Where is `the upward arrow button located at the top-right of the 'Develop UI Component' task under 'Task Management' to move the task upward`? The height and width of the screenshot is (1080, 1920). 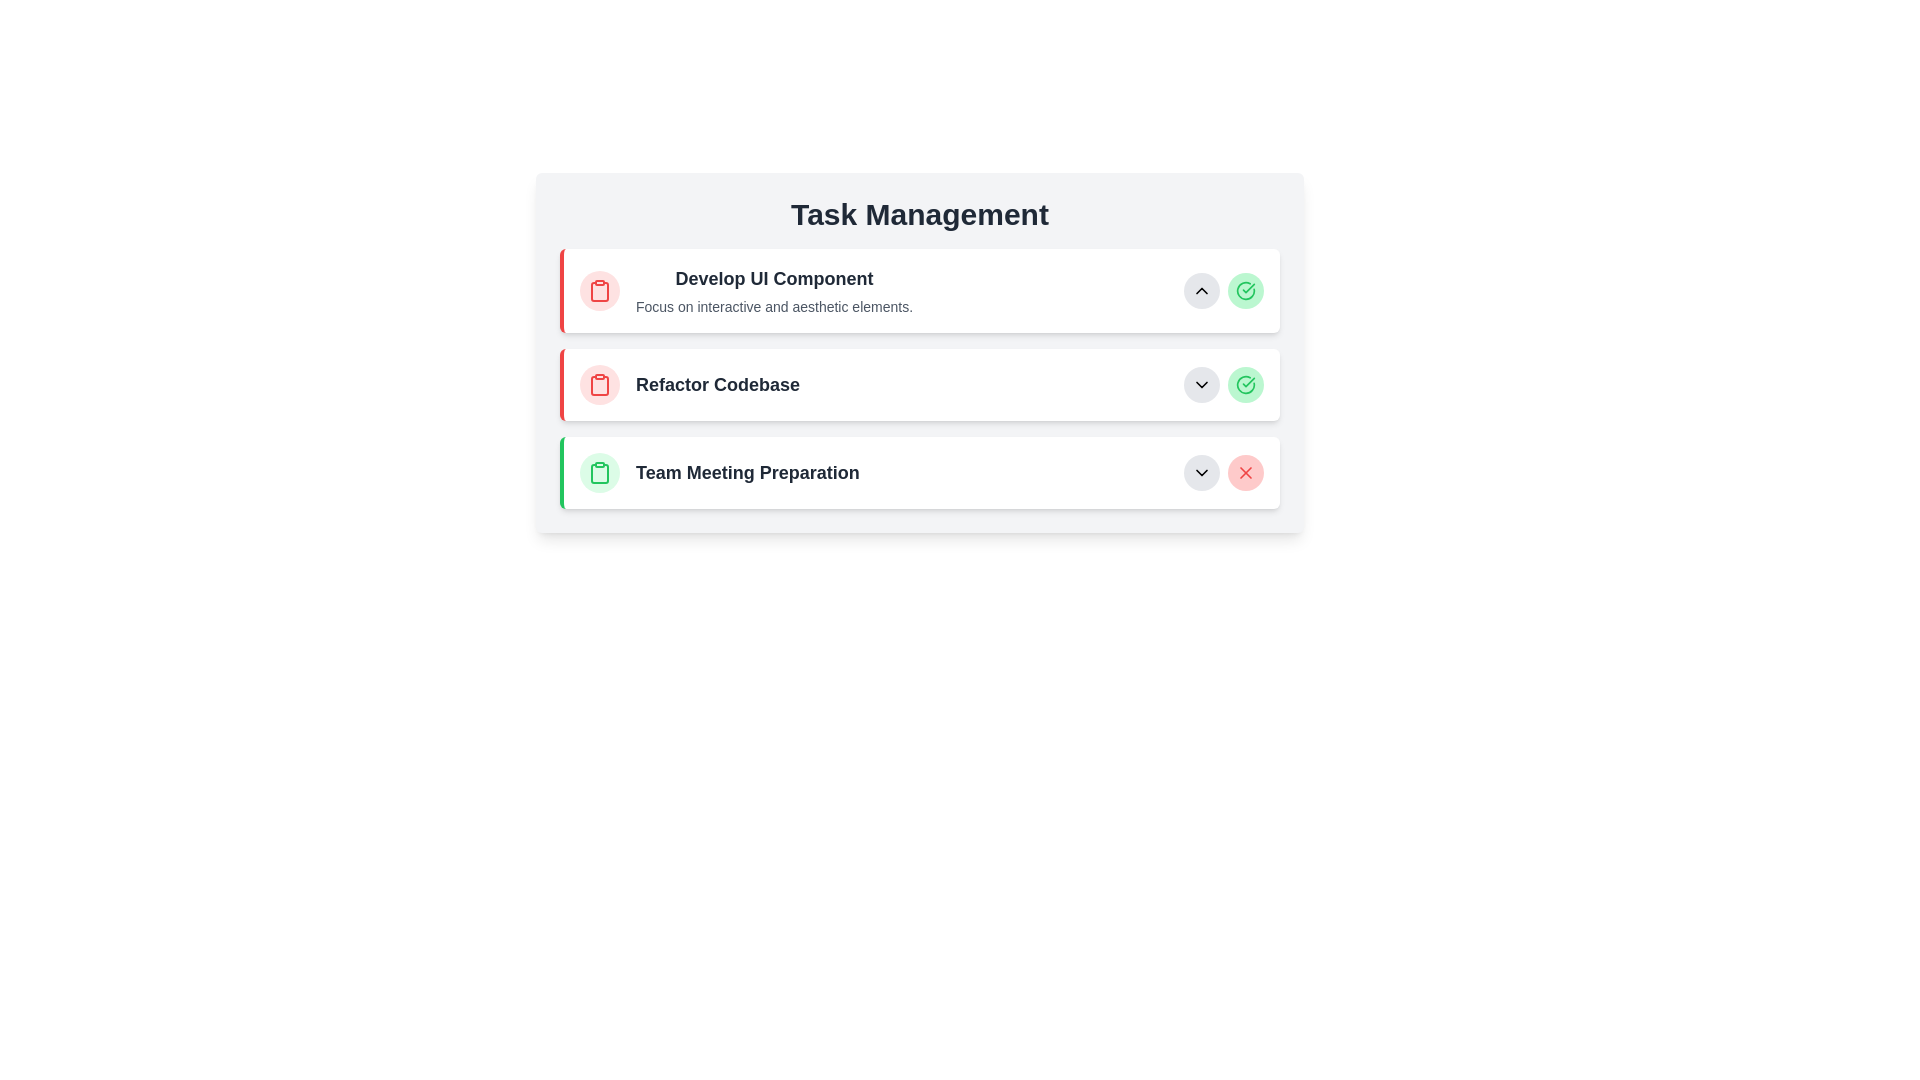
the upward arrow button located at the top-right of the 'Develop UI Component' task under 'Task Management' to move the task upward is located at coordinates (1223, 290).